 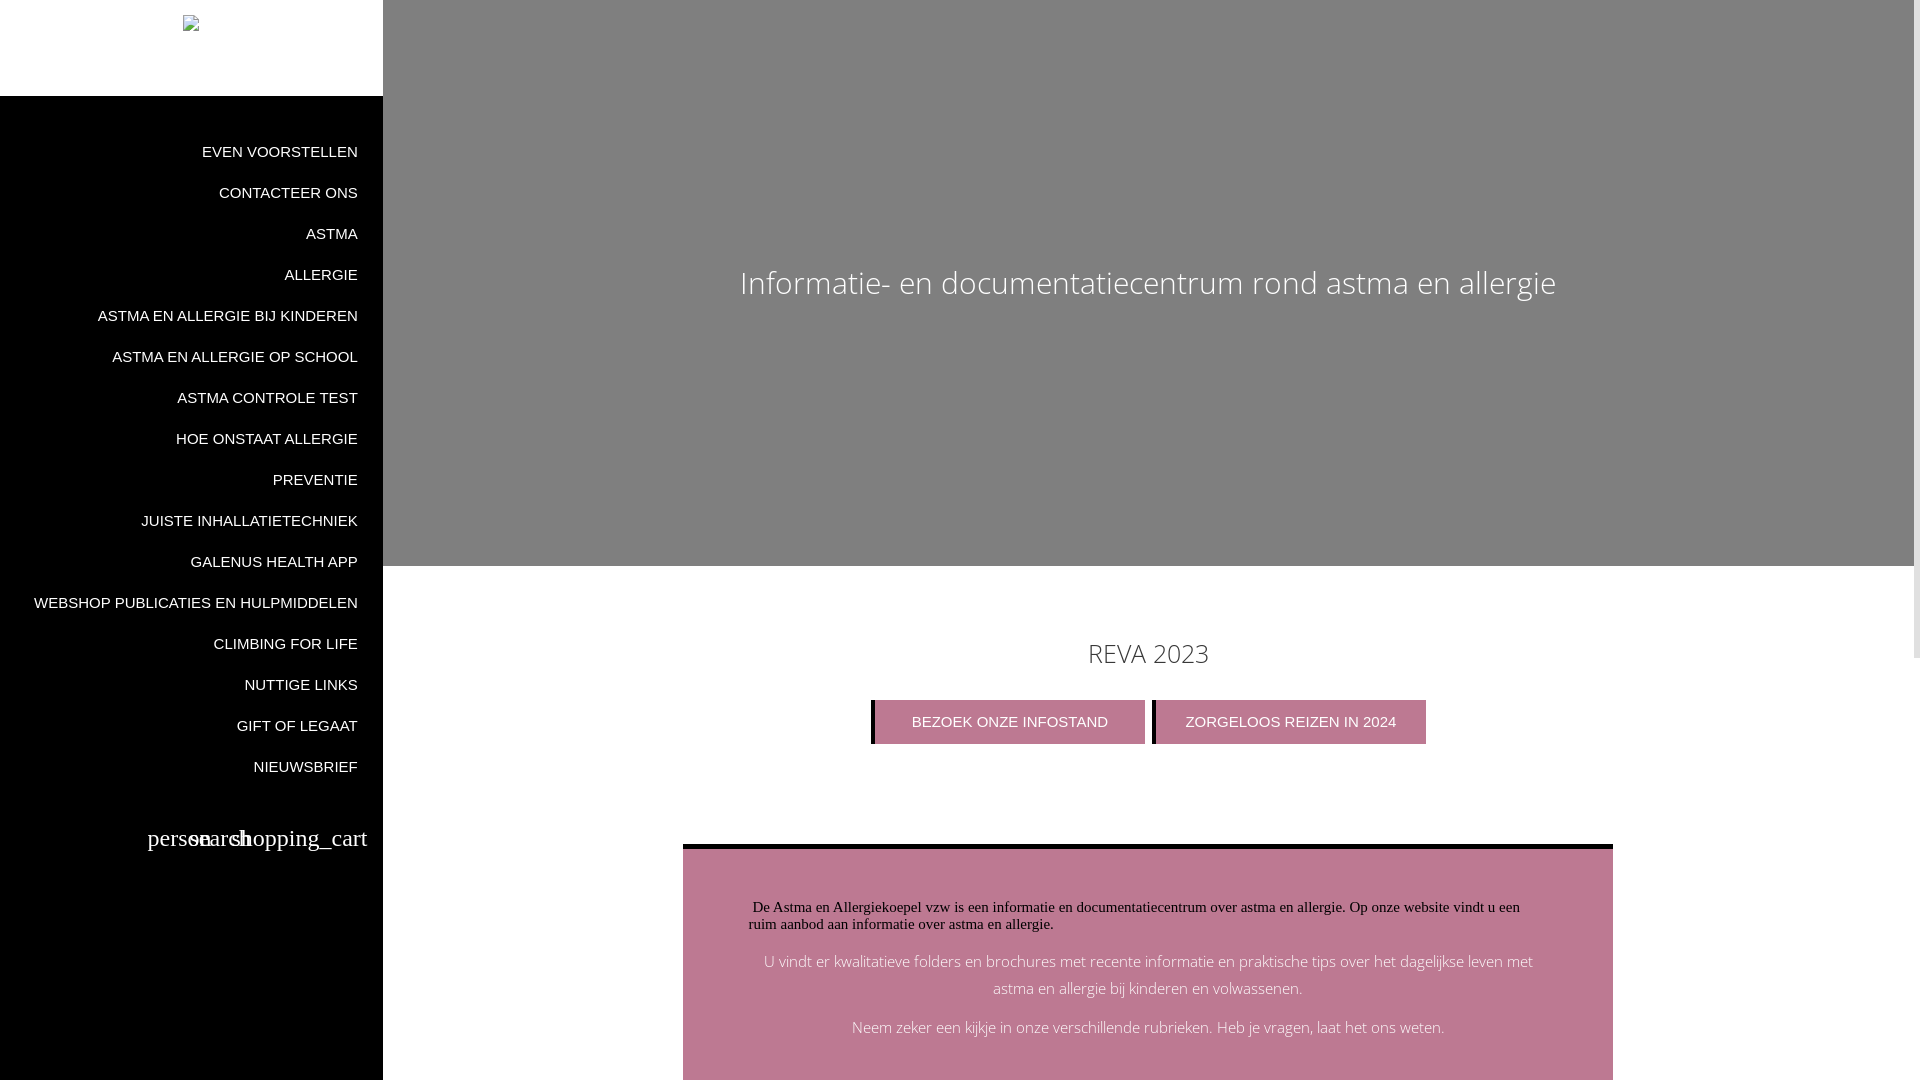 I want to click on 'shopping_cart', so click(x=300, y=840).